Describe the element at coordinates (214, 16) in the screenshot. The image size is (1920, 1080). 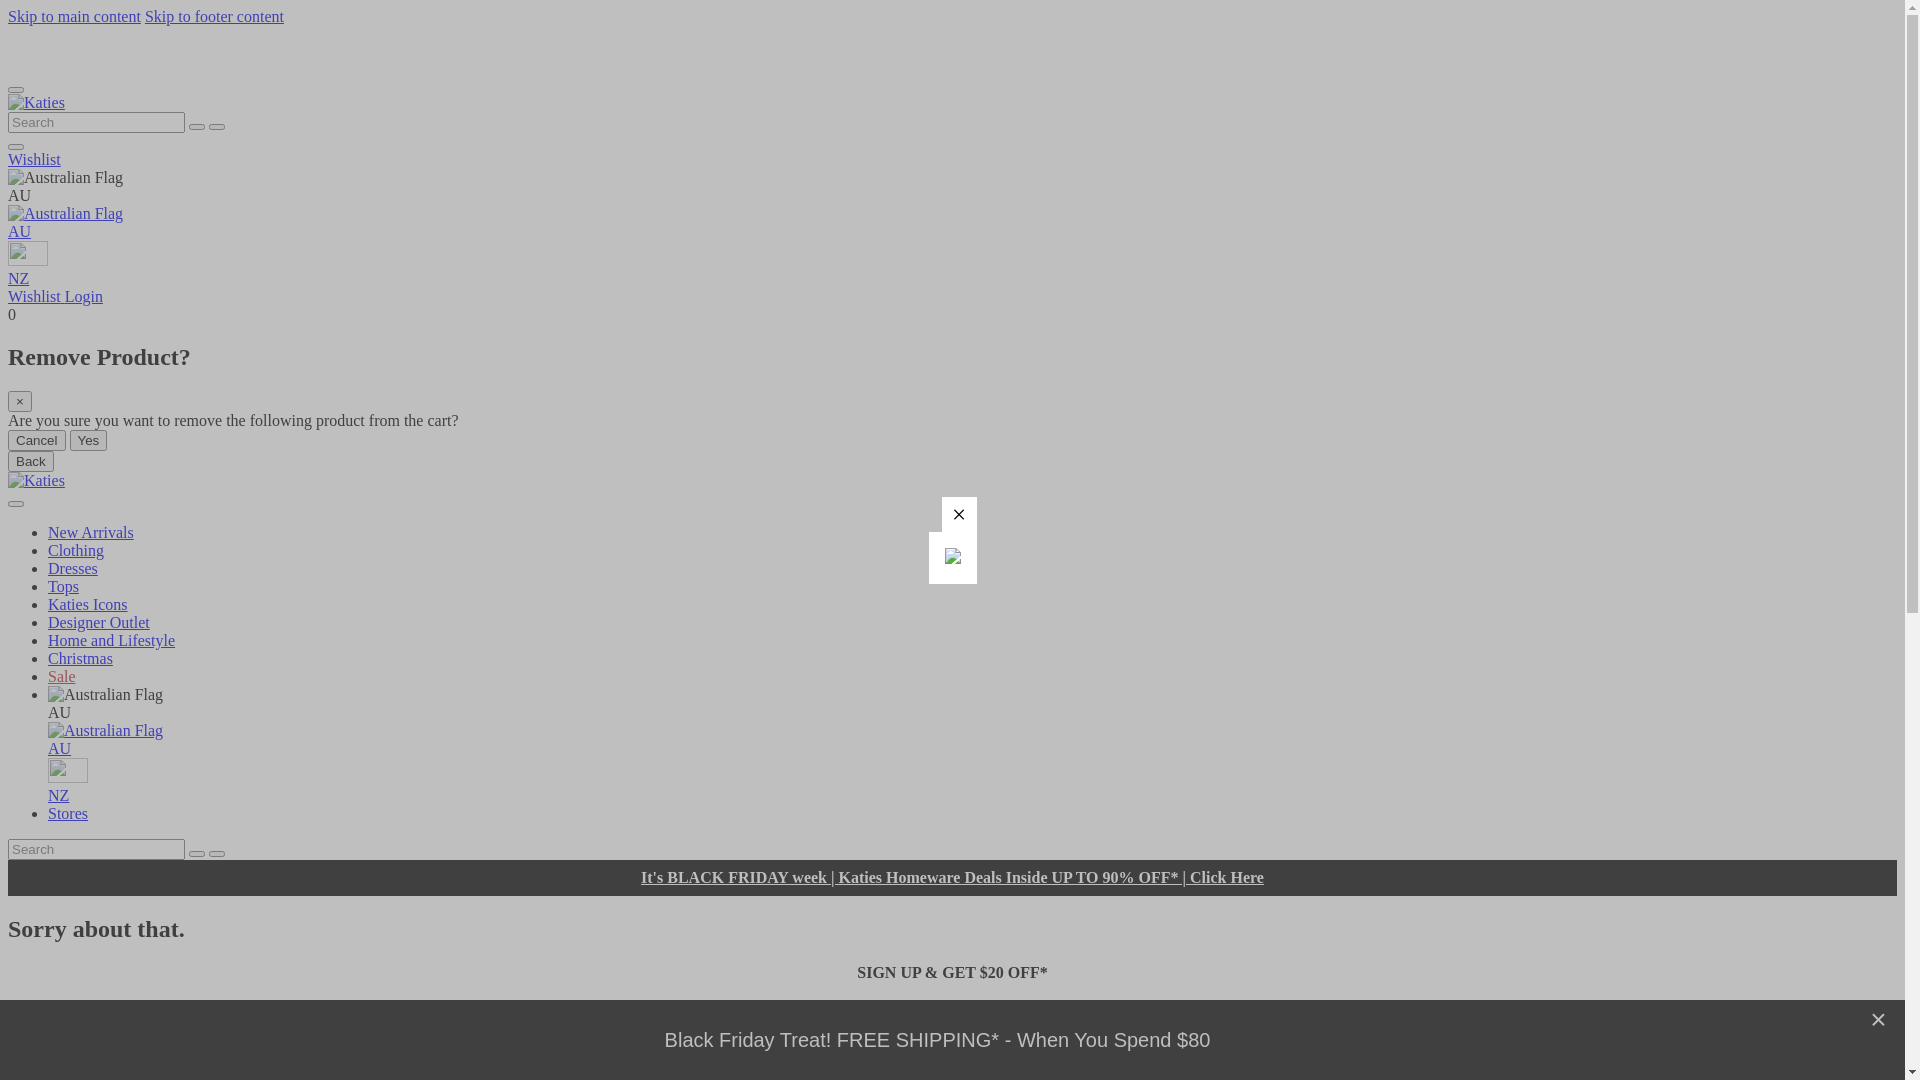
I see `'Skip to footer content'` at that location.